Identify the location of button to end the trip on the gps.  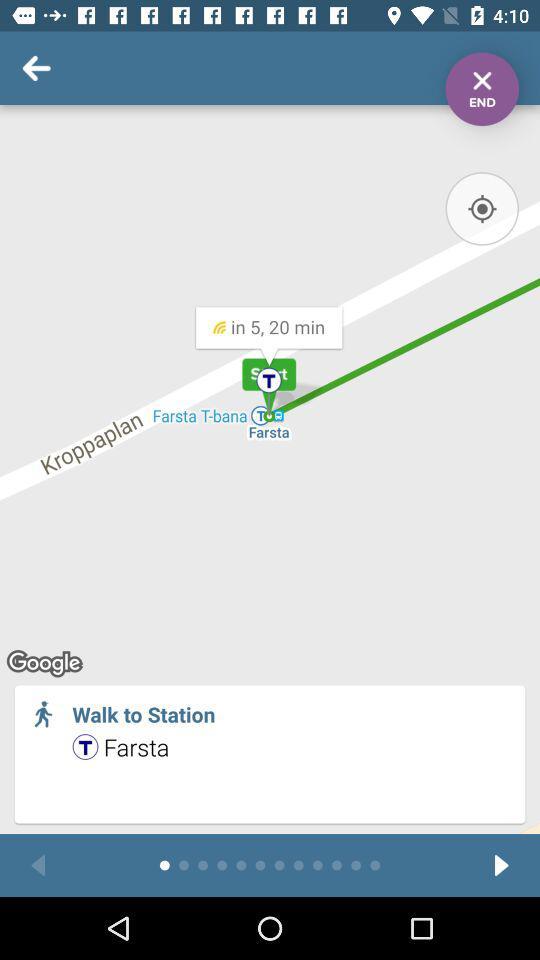
(481, 89).